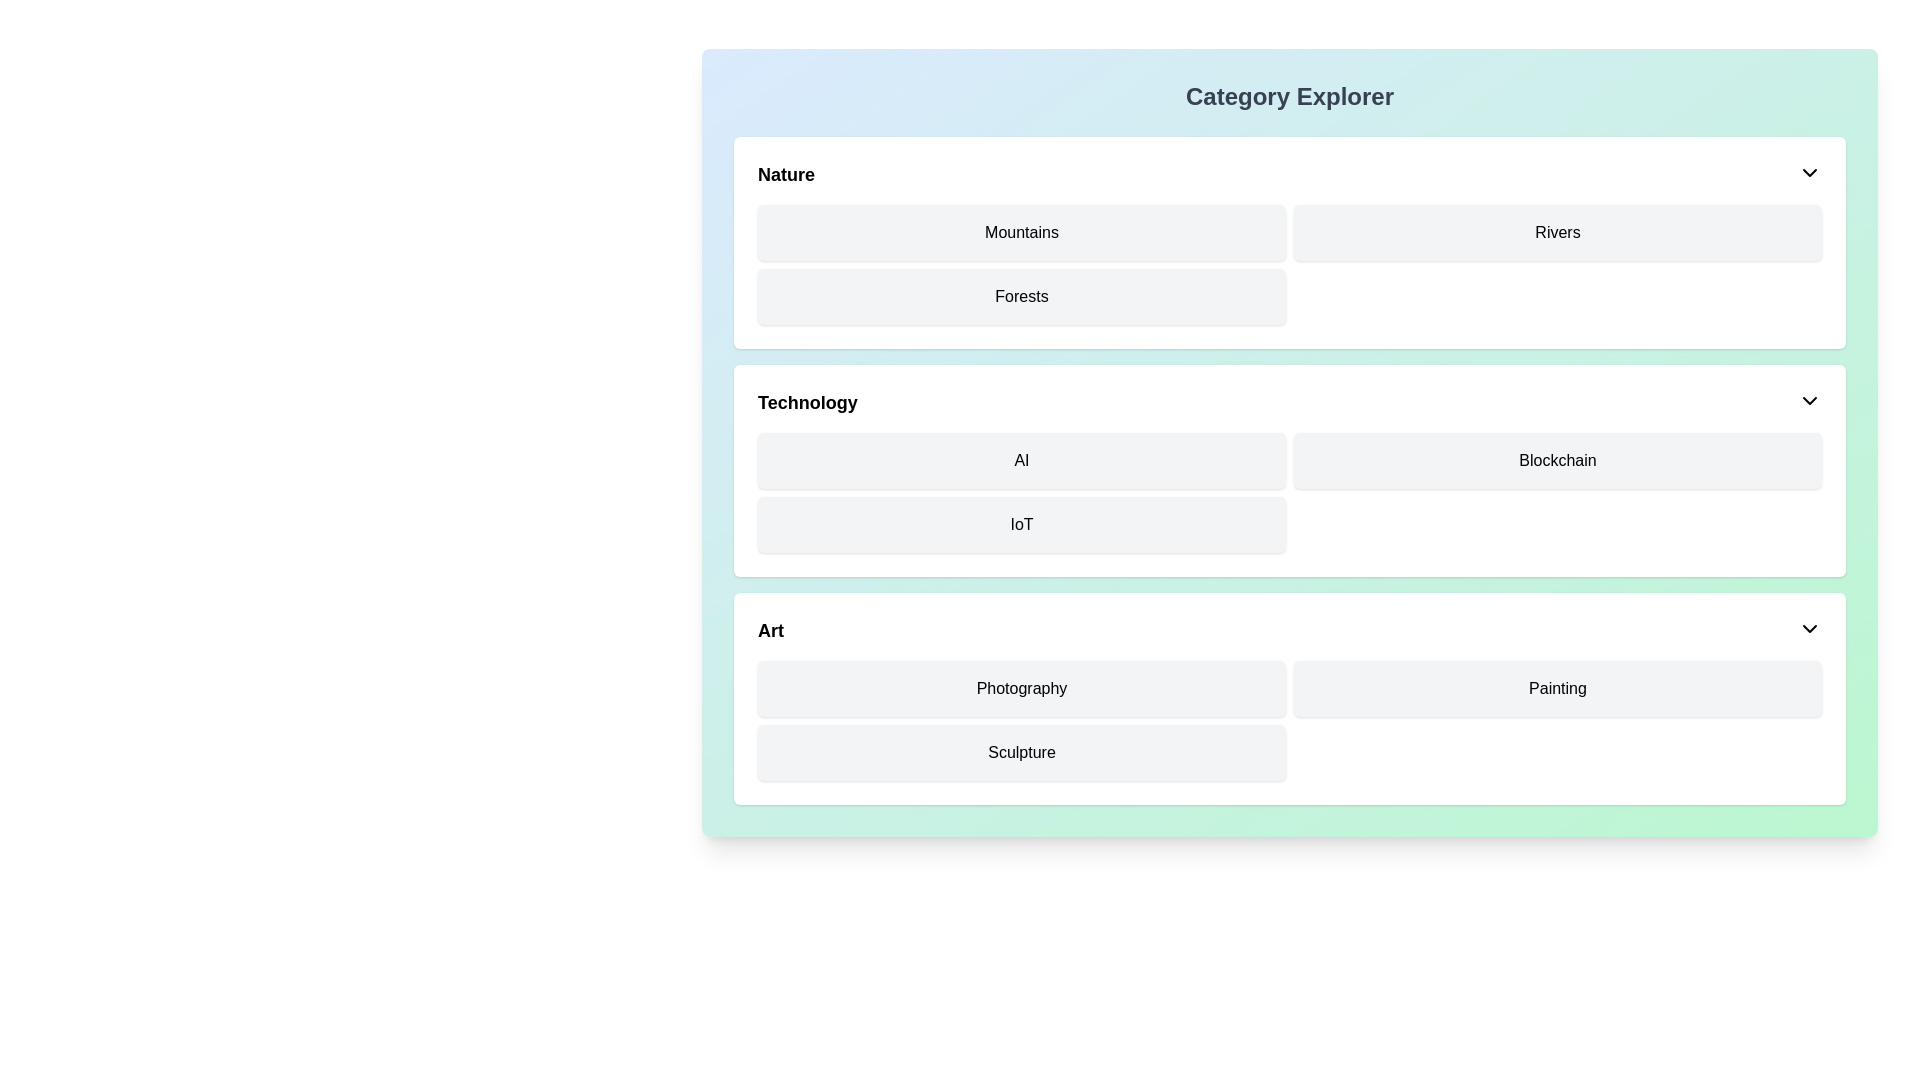  Describe the element at coordinates (1809, 172) in the screenshot. I see `the toggle control located at the top-right corner of the 'Nature' header section, adjacent to the title text 'Nature'` at that location.